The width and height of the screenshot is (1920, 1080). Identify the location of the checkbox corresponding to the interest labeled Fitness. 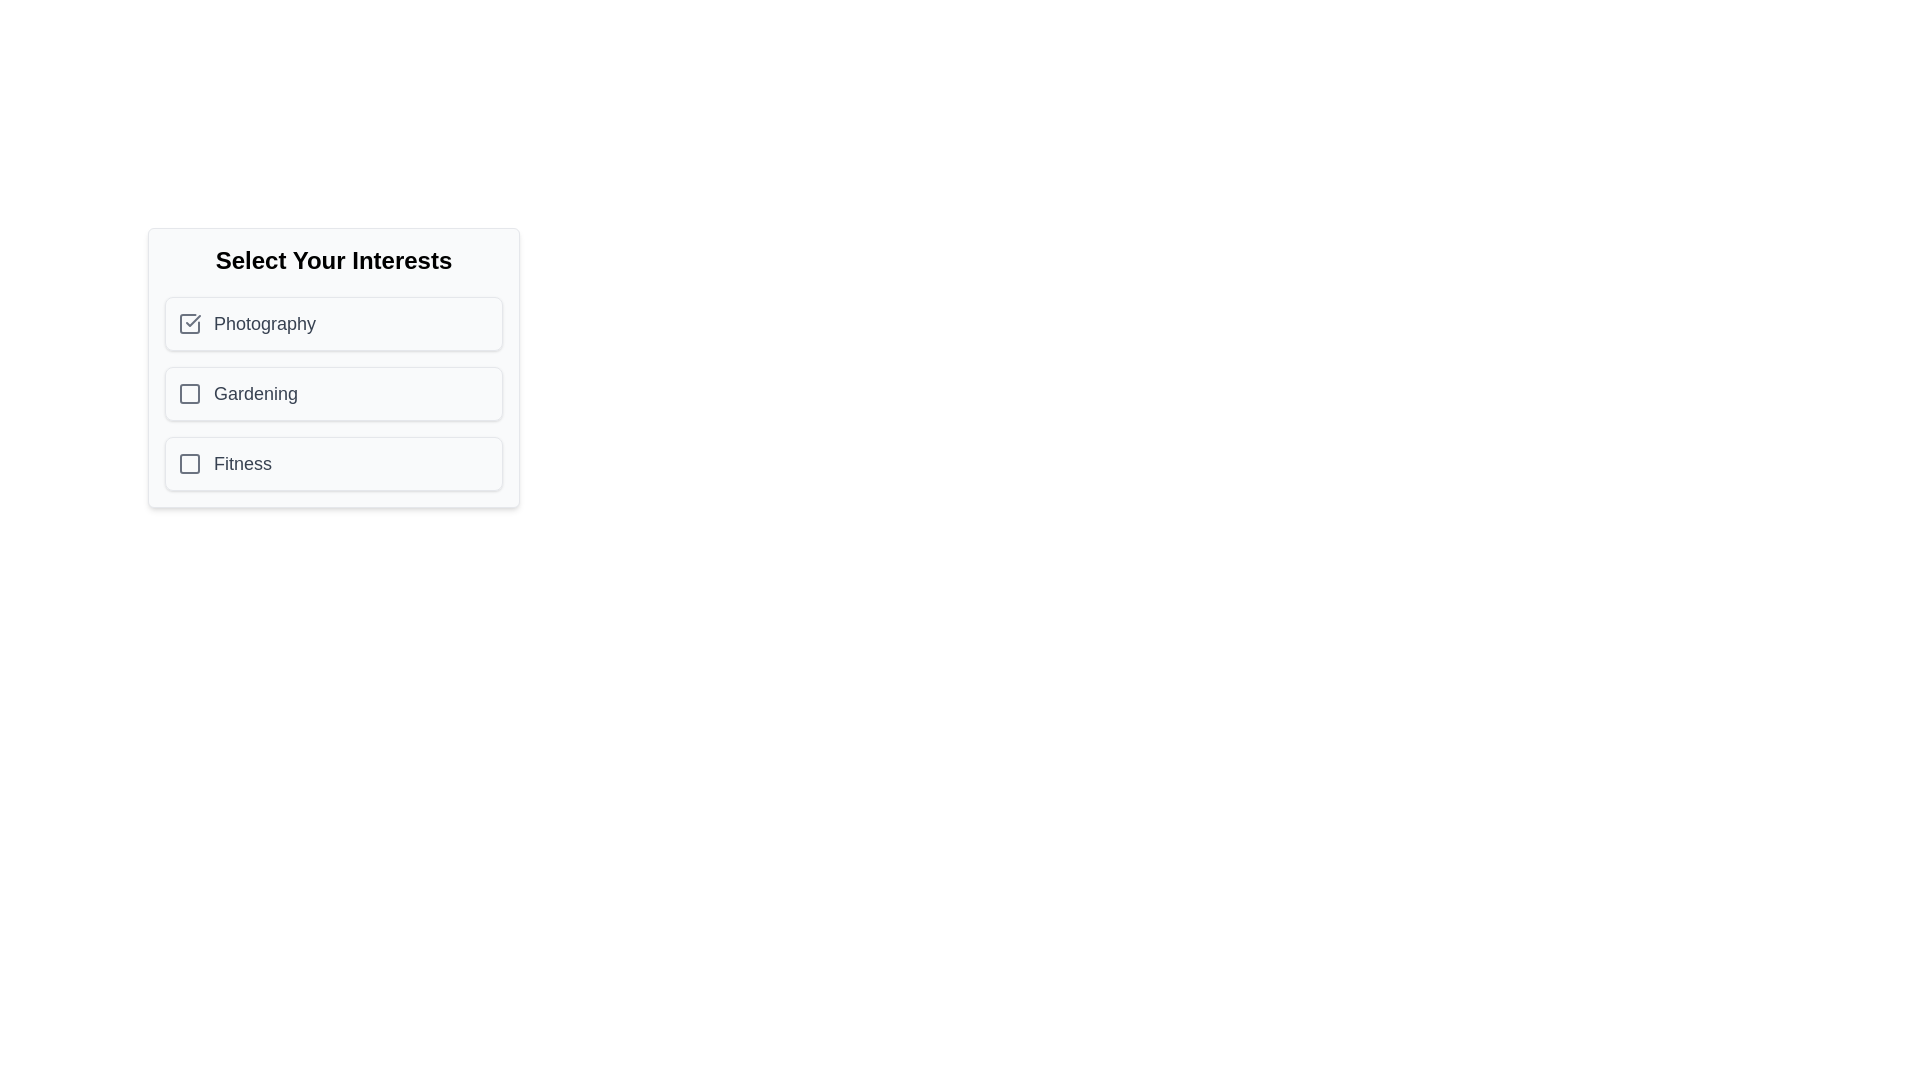
(190, 463).